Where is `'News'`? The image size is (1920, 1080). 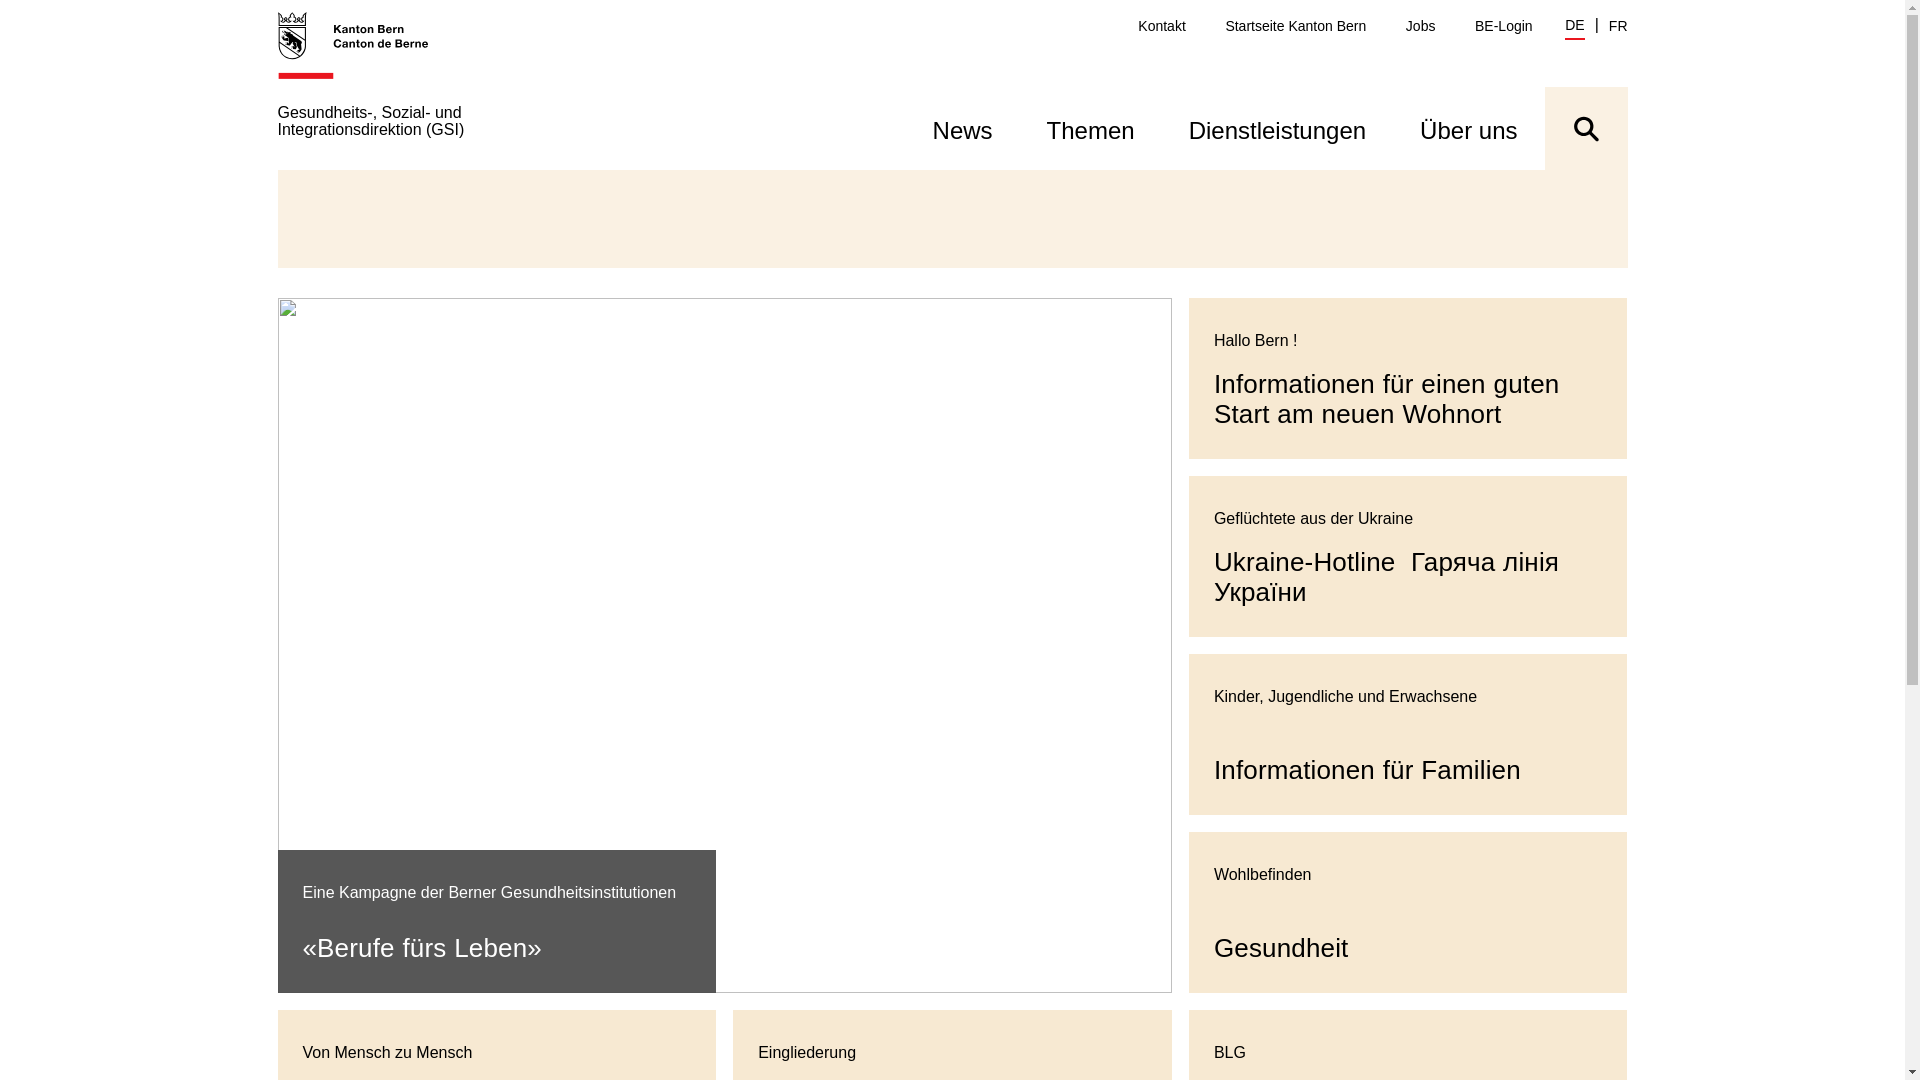 'News' is located at coordinates (963, 128).